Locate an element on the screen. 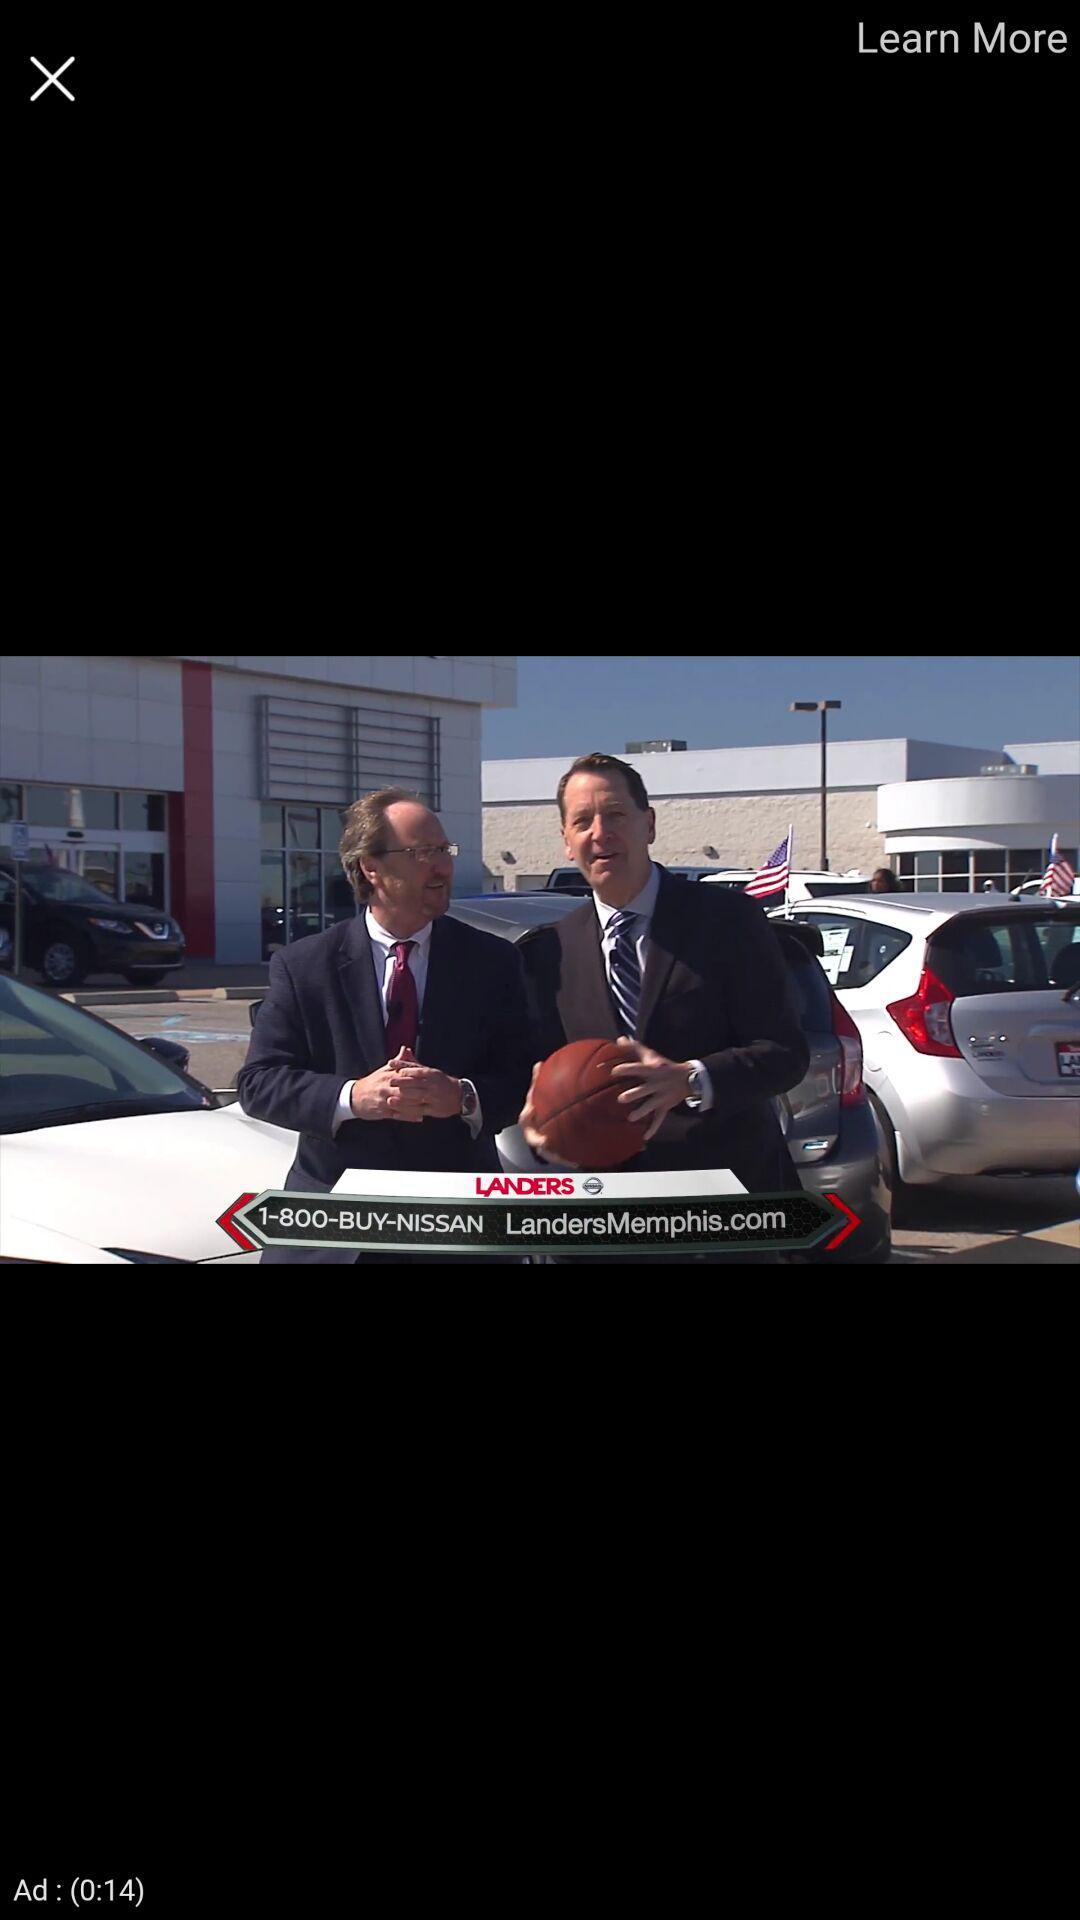 The height and width of the screenshot is (1920, 1080). the close icon is located at coordinates (51, 78).